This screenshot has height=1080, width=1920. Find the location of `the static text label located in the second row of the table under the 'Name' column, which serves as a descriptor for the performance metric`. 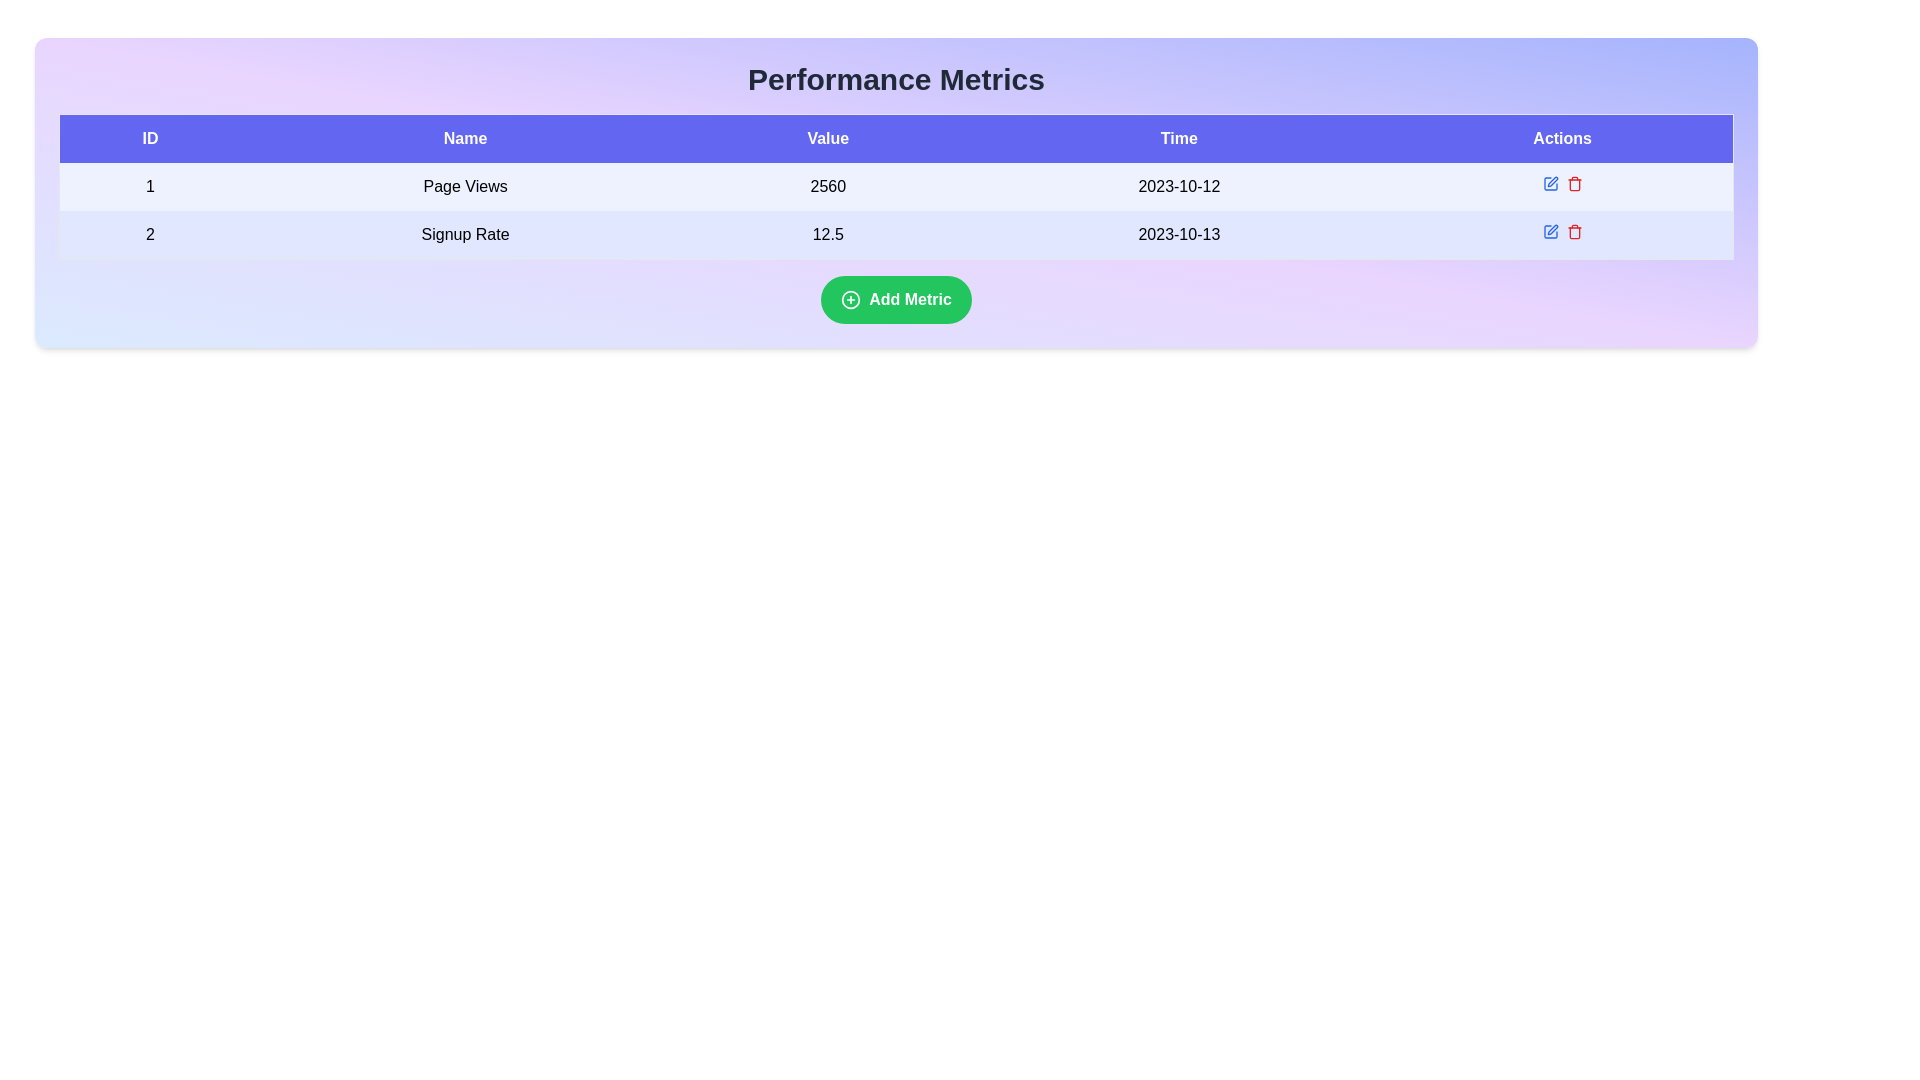

the static text label located in the second row of the table under the 'Name' column, which serves as a descriptor for the performance metric is located at coordinates (464, 234).